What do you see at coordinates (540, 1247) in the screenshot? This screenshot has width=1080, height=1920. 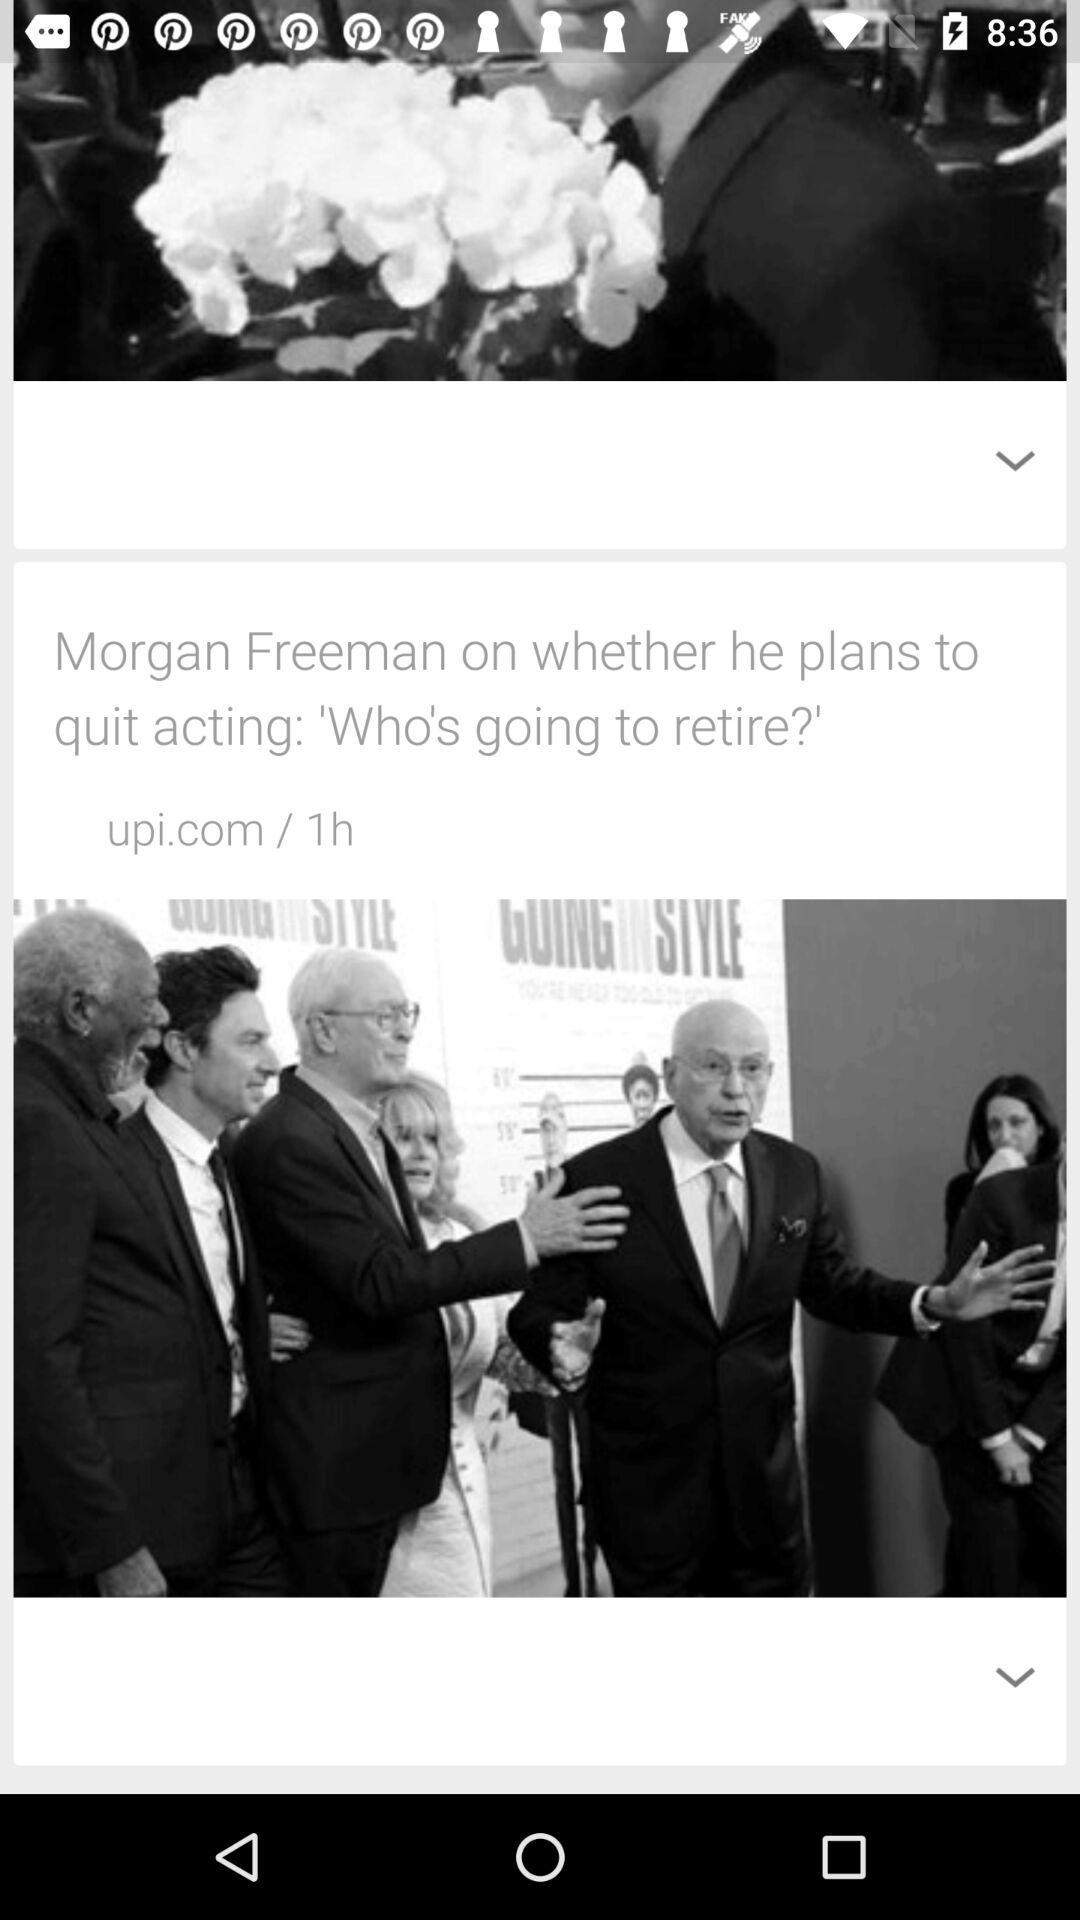 I see `the second image` at bounding box center [540, 1247].